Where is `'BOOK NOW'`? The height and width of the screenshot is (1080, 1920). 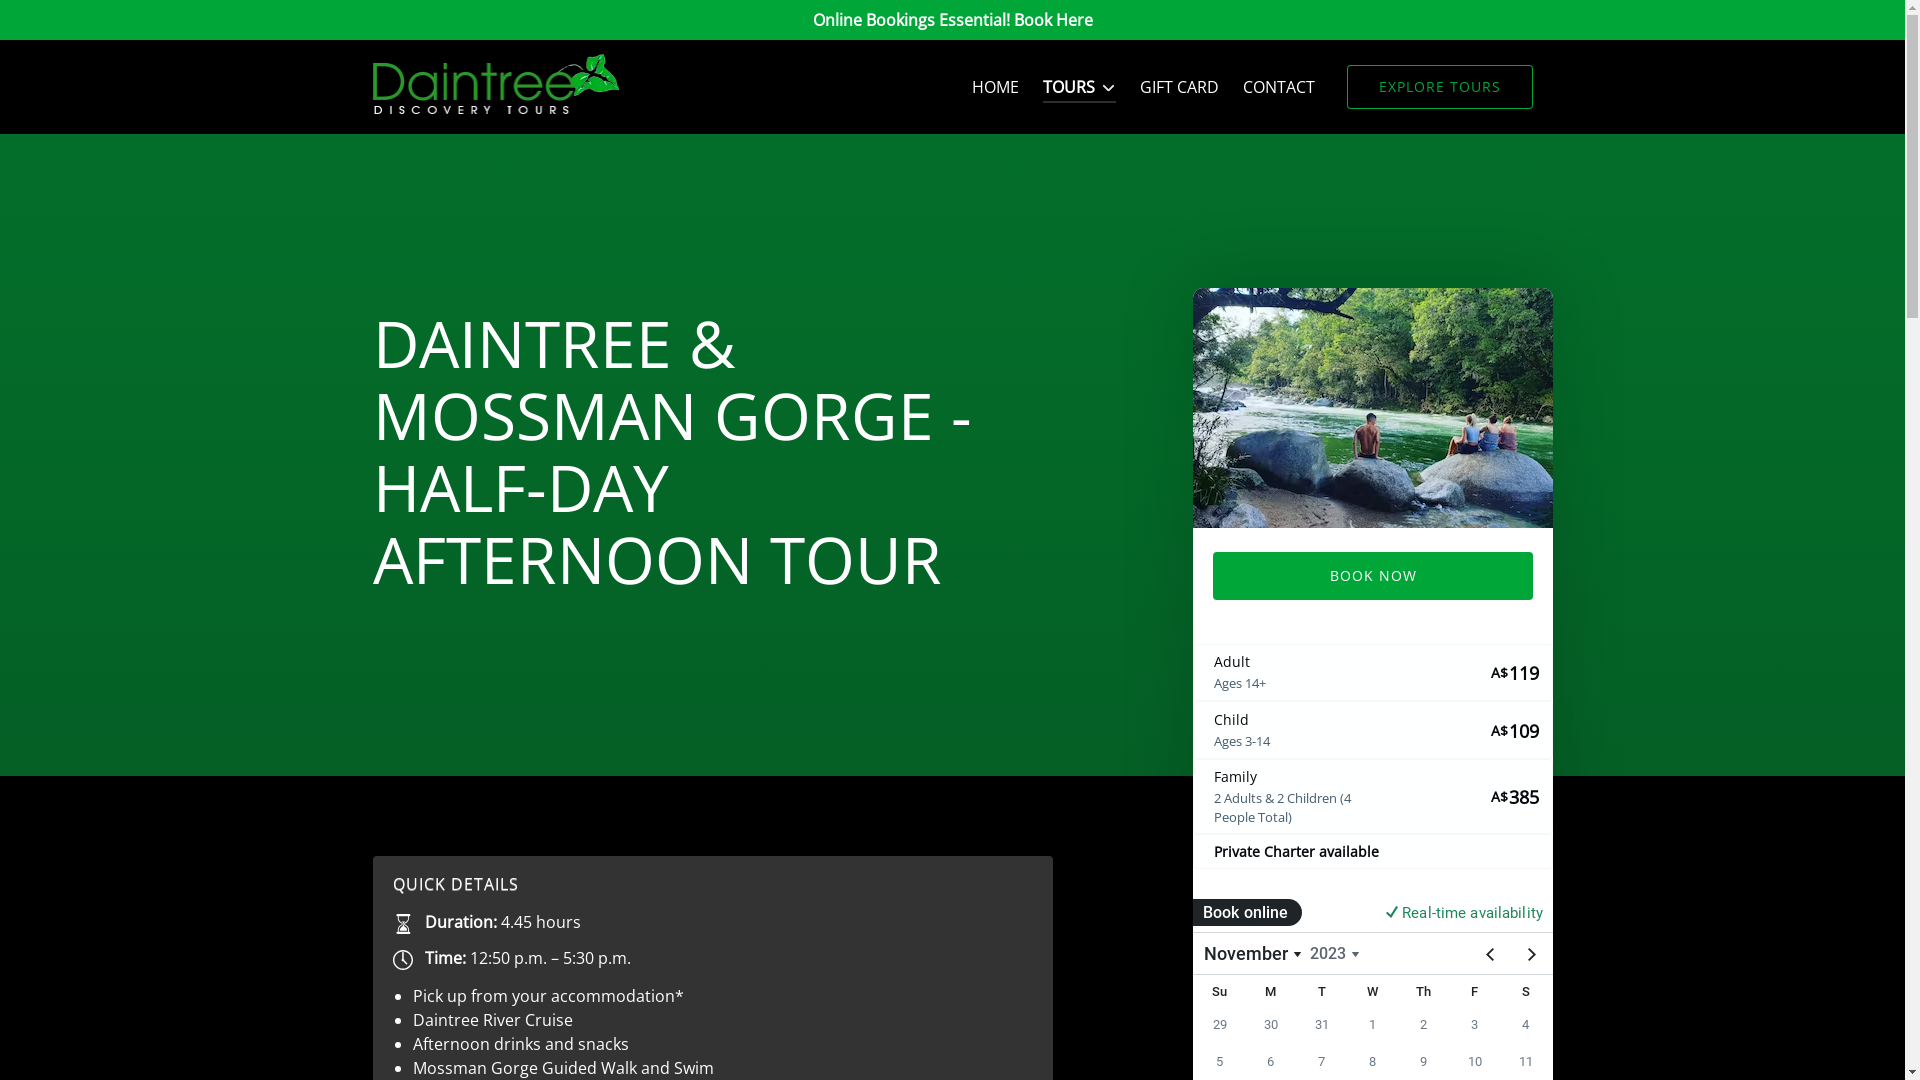 'BOOK NOW' is located at coordinates (1210, 575).